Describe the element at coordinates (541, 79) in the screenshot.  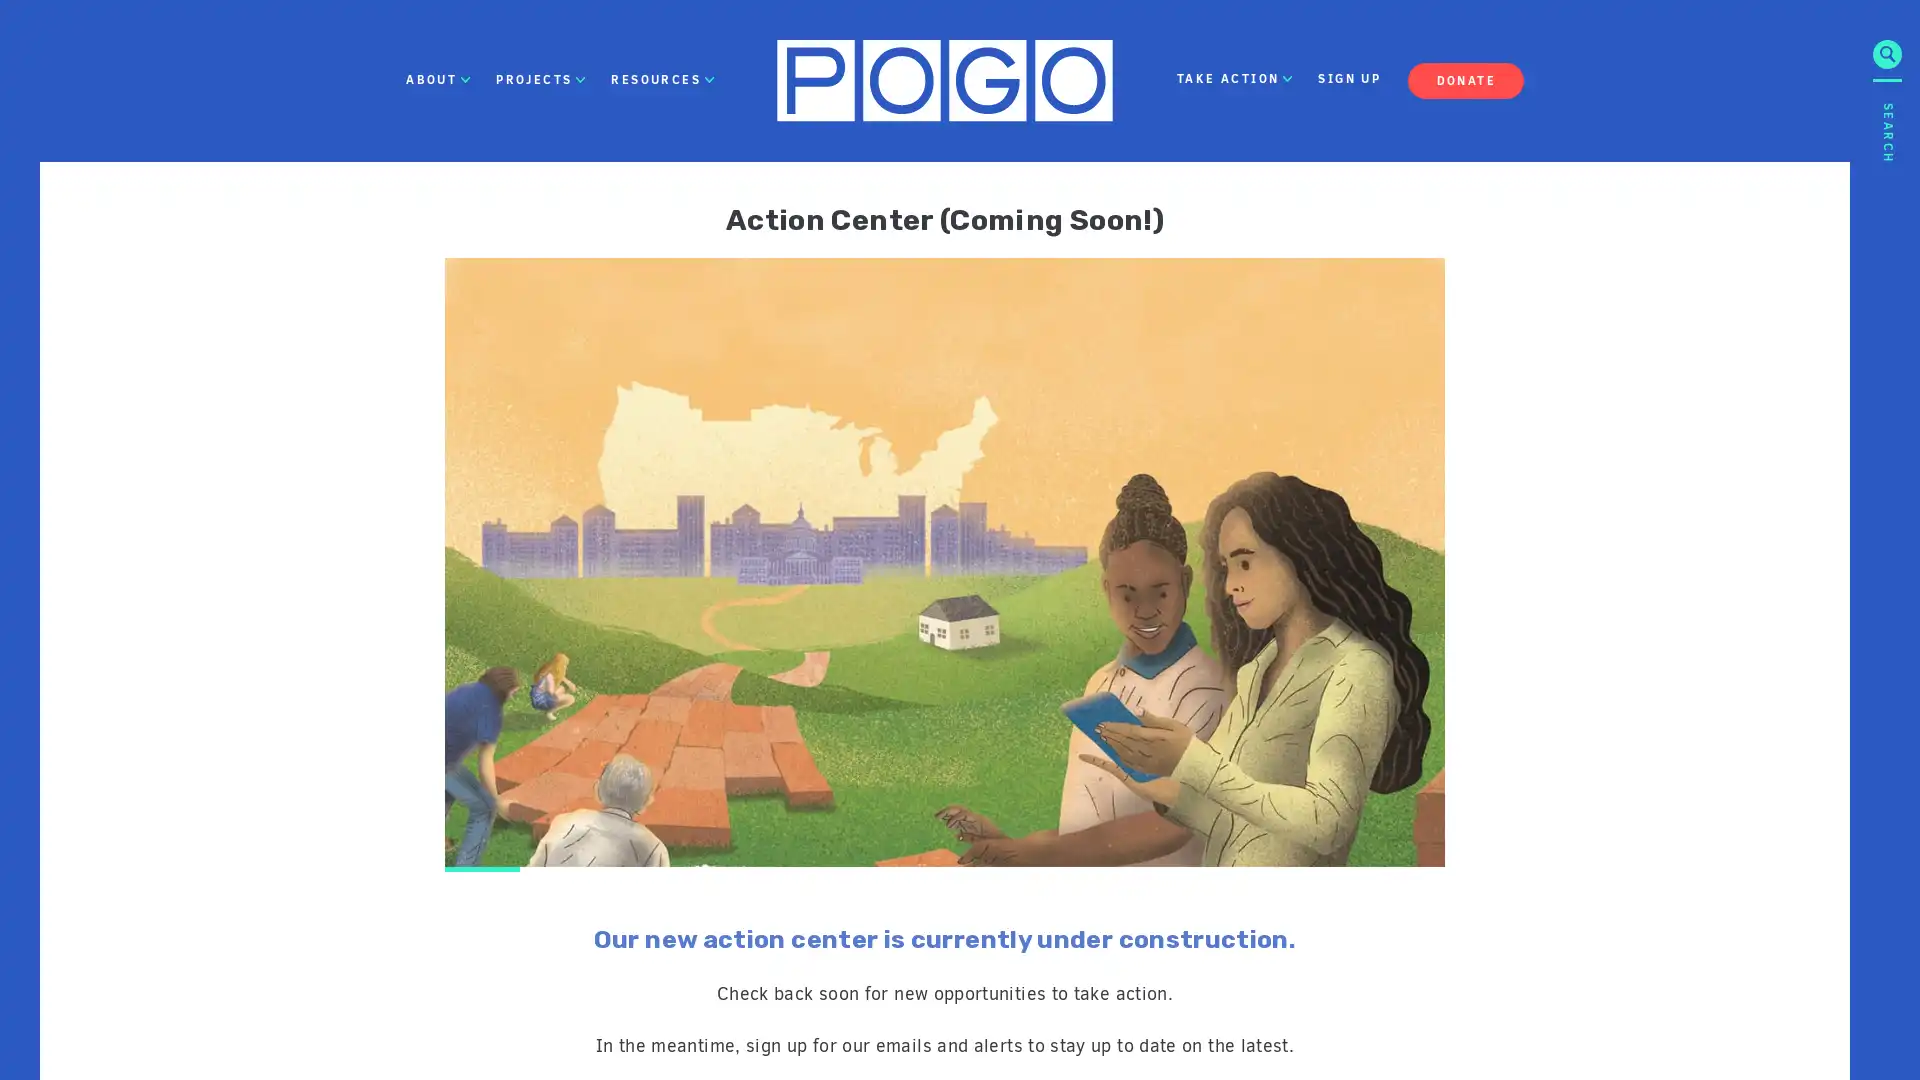
I see `PROJECTS` at that location.